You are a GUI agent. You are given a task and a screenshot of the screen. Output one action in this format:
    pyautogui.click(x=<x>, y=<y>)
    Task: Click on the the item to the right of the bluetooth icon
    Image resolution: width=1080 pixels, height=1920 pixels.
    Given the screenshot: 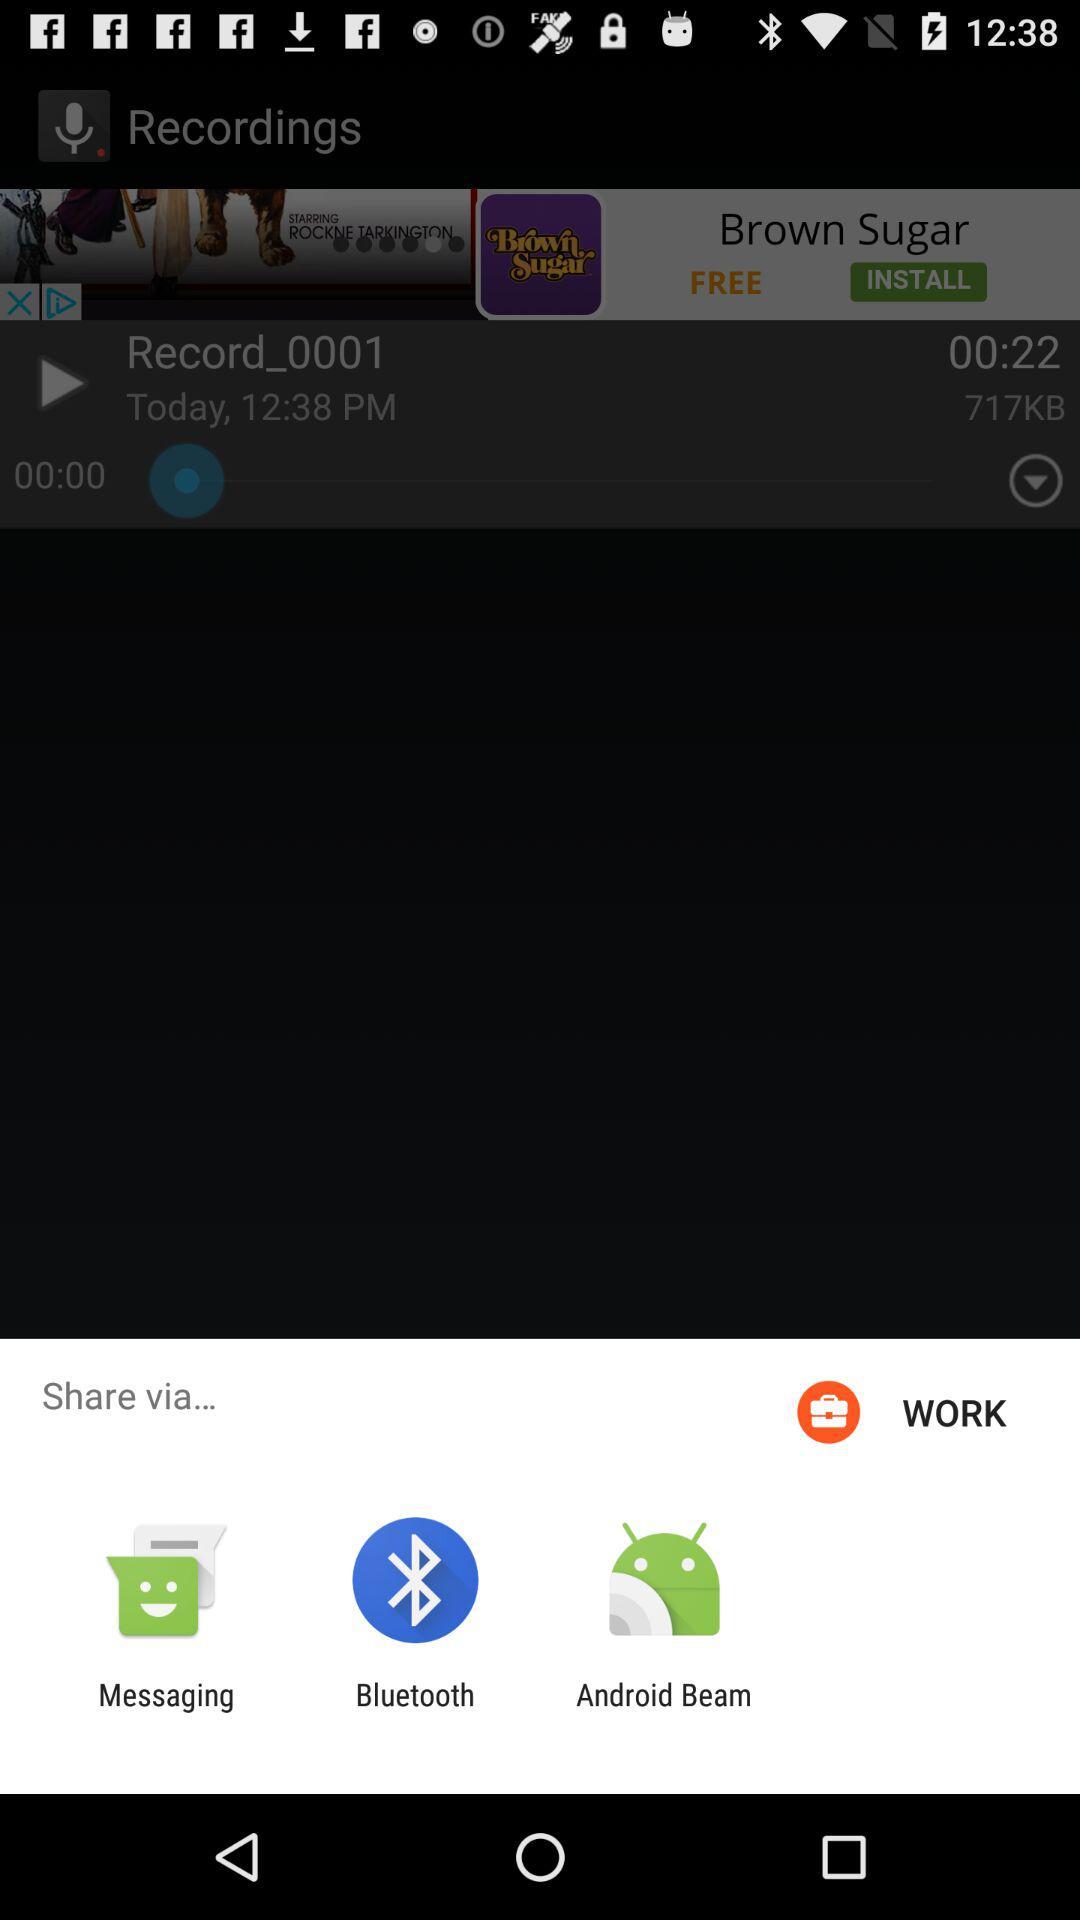 What is the action you would take?
    pyautogui.click(x=664, y=1711)
    